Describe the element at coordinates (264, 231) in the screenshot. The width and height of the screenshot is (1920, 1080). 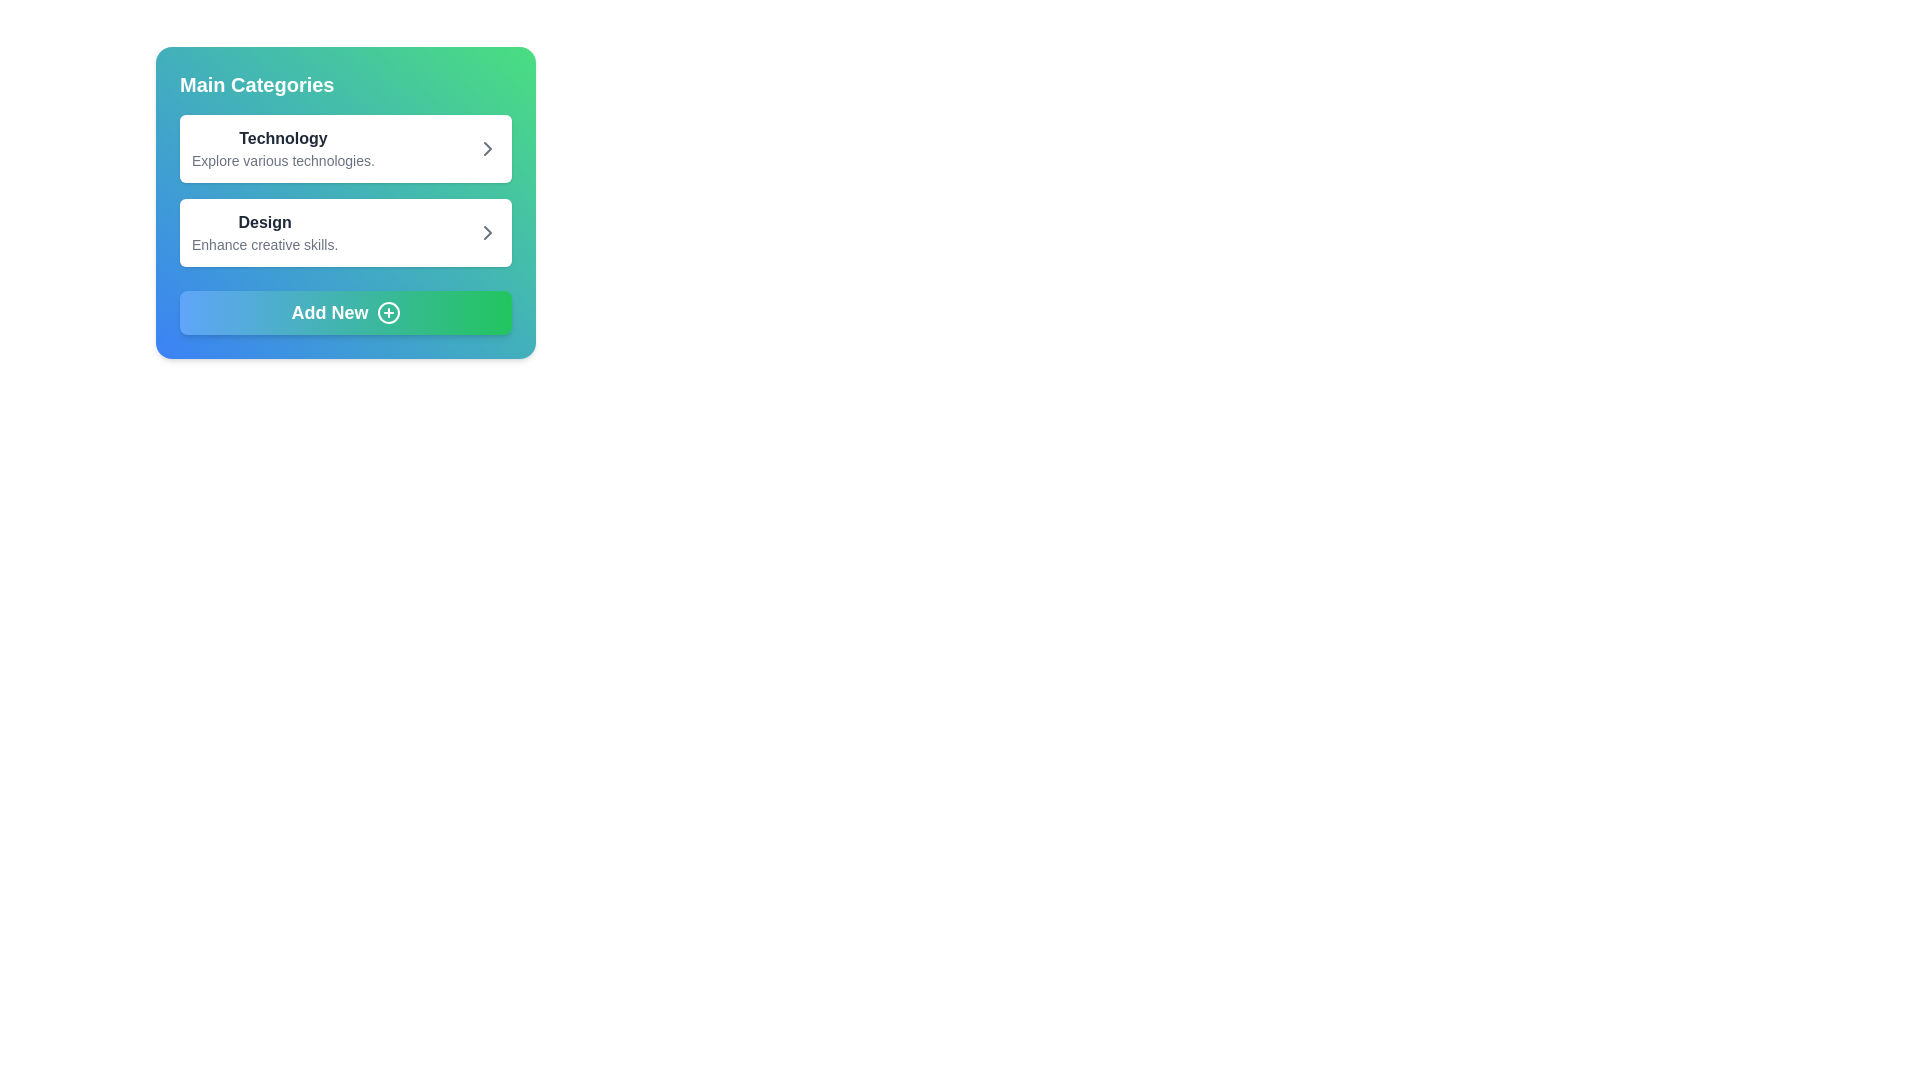
I see `the text block containing the title 'Design' and subtitle 'Enhance creative skills.' which is the second item in the list of 'Main Categories'` at that location.